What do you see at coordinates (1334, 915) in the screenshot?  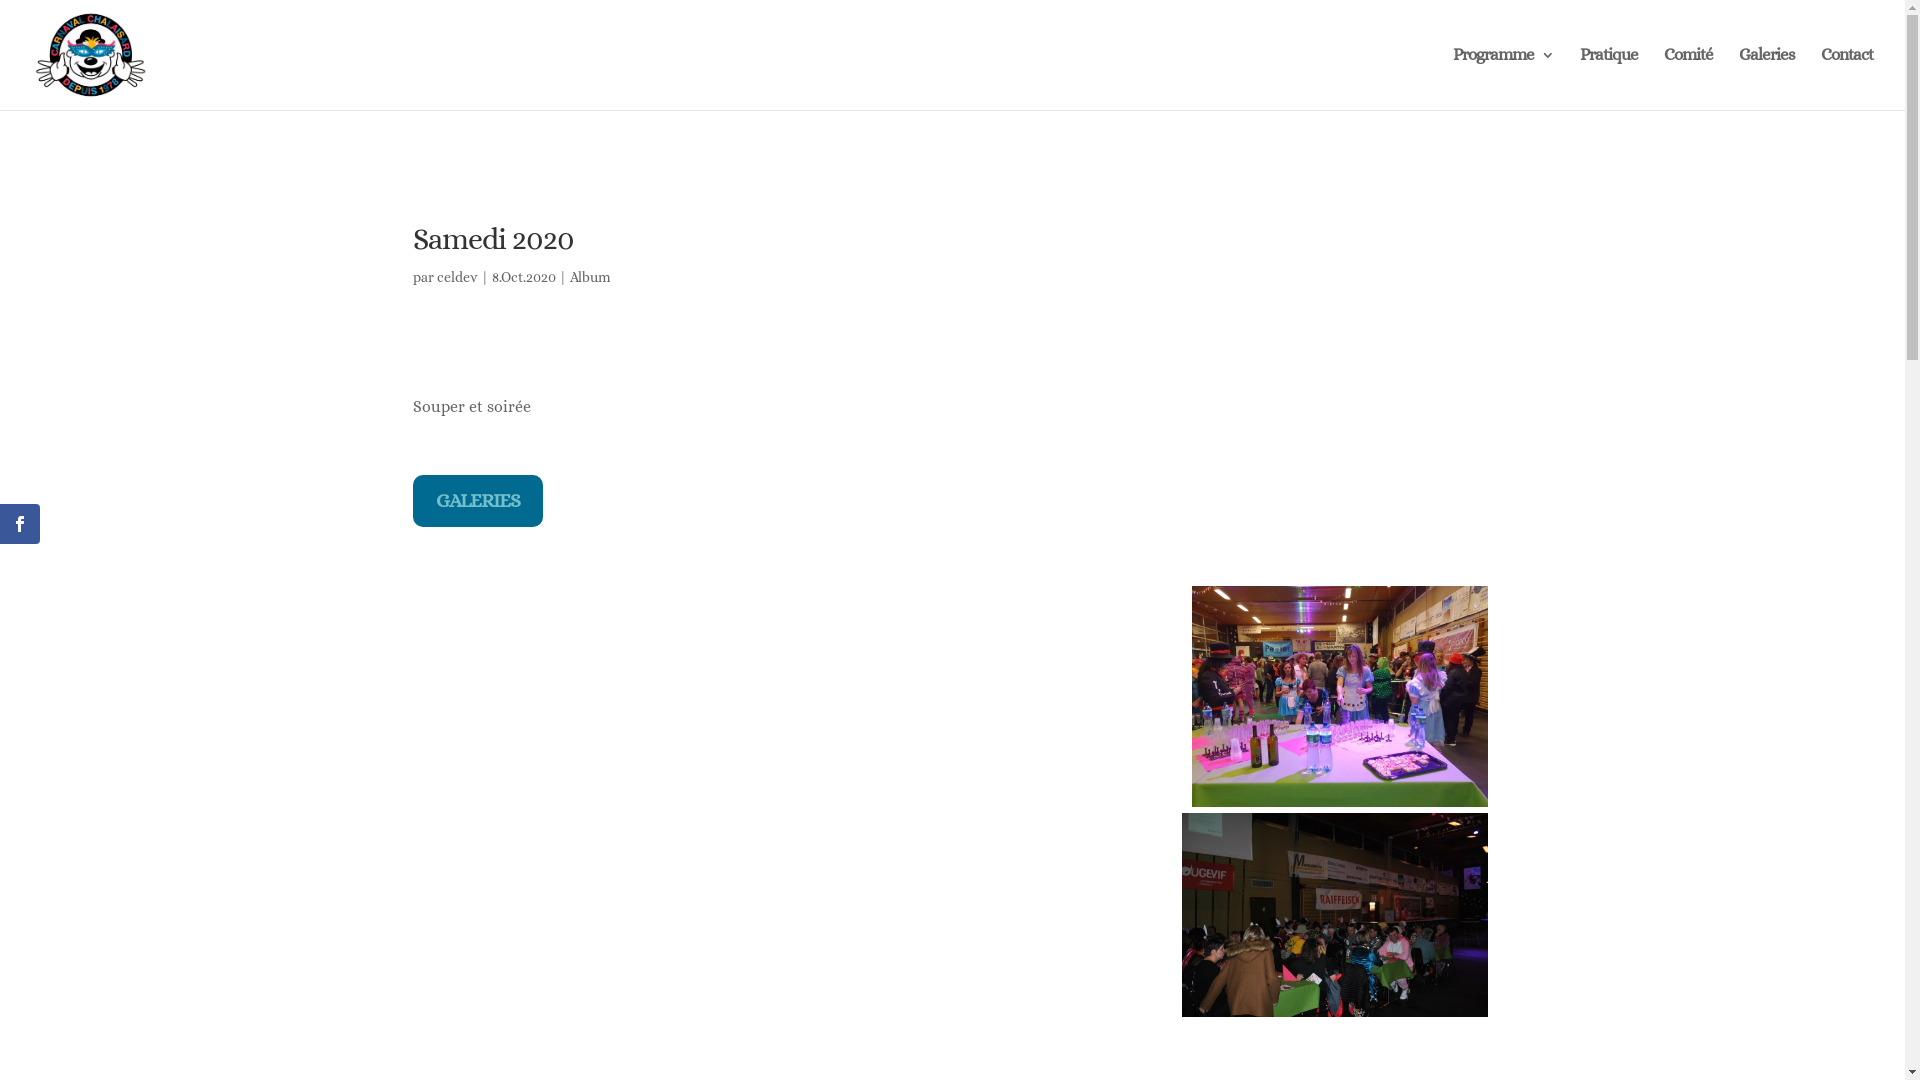 I see `'DSC_0221'` at bounding box center [1334, 915].